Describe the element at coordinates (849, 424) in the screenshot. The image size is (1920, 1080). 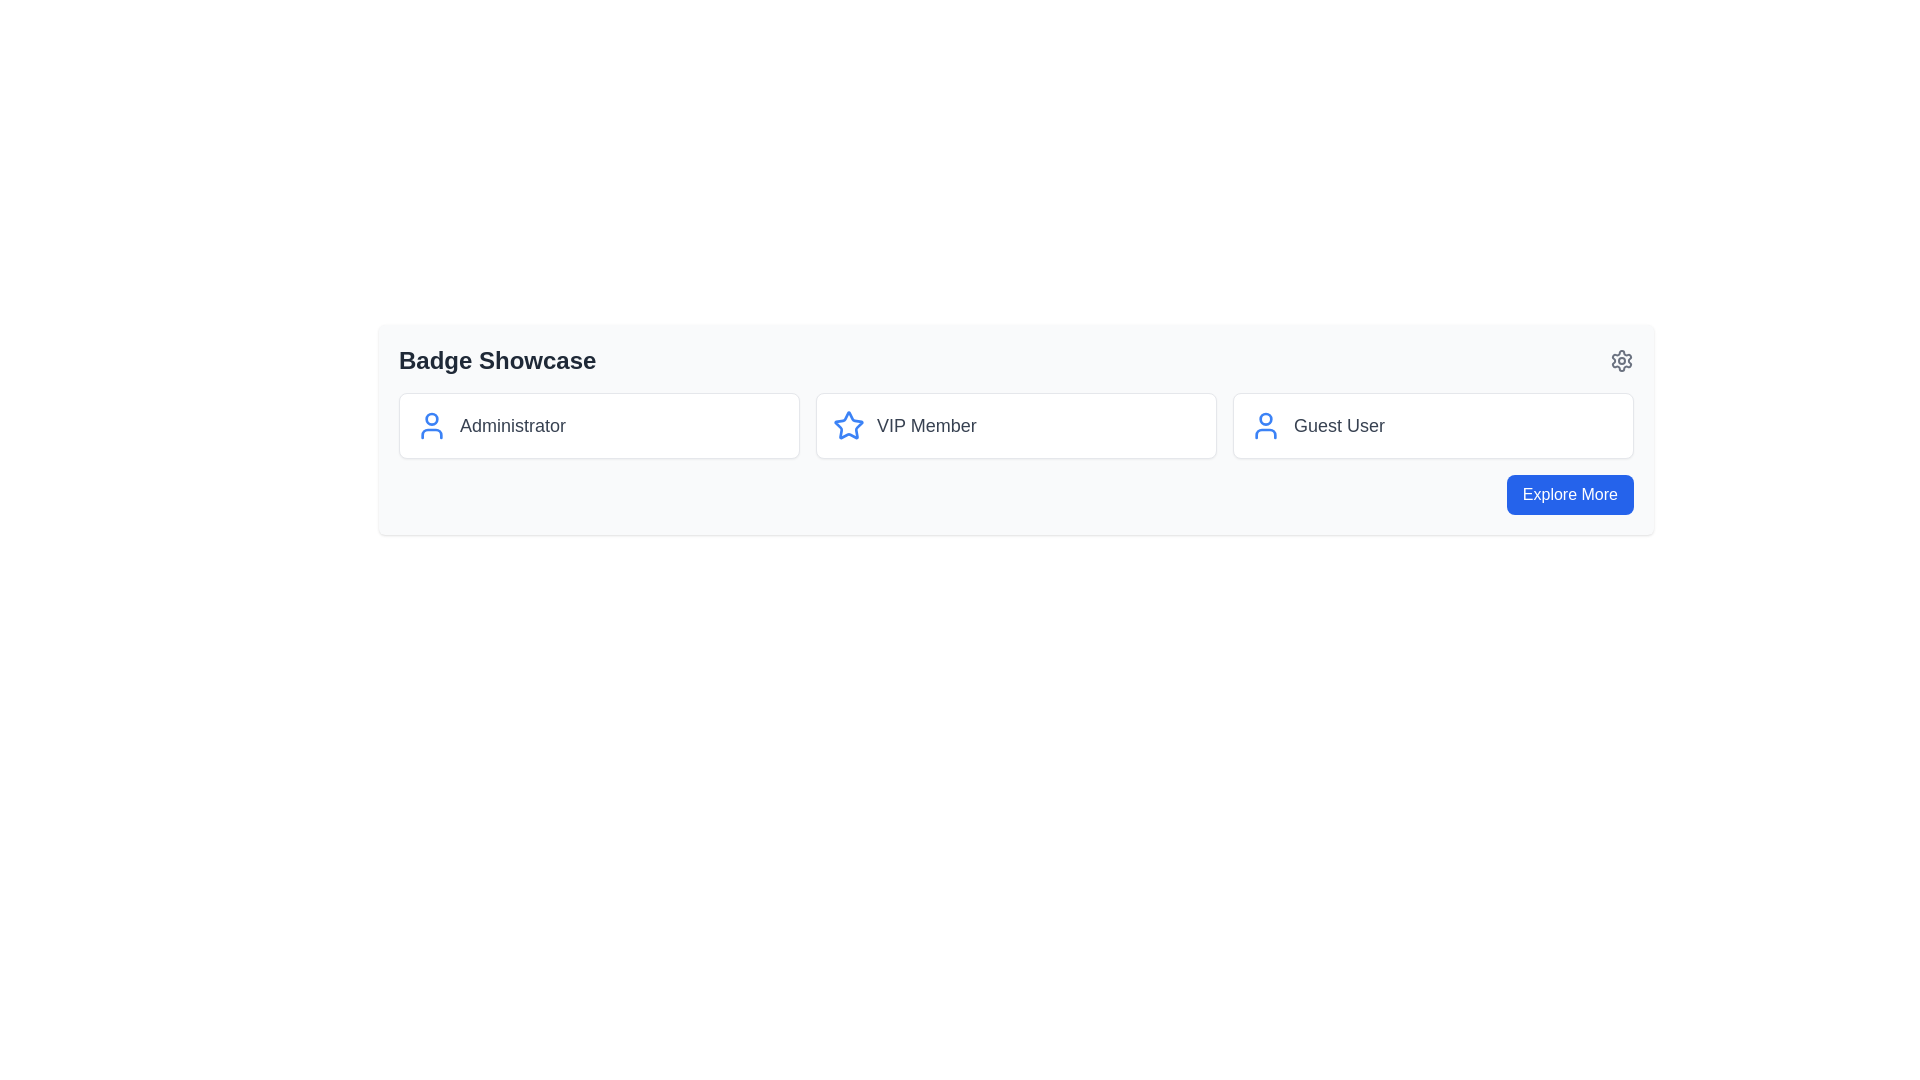
I see `the decorative icon representing exclusivity and importance located in the center of the 'VIP Member' card, which is the second card from the left, positioned between 'Administrator' and 'Guest User'` at that location.